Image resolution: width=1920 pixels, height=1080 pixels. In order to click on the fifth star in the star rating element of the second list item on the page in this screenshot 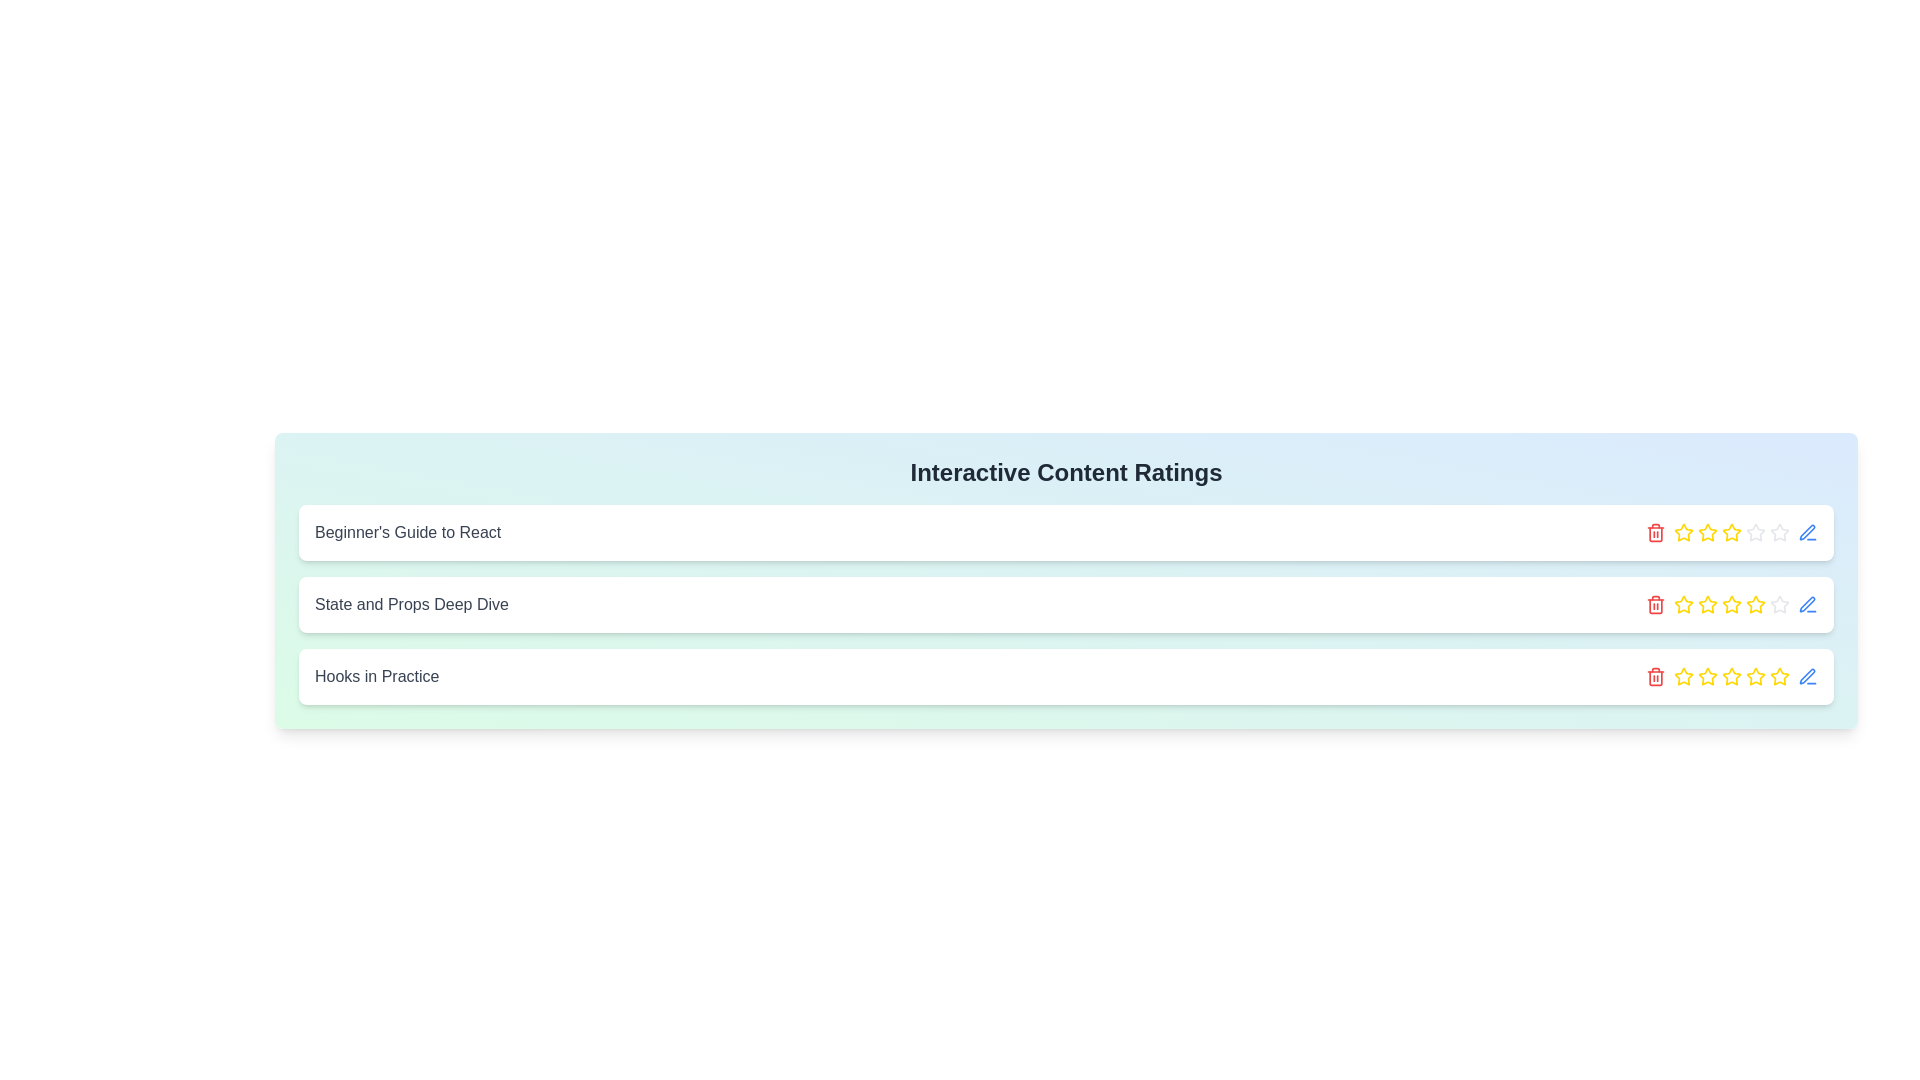, I will do `click(1780, 531)`.